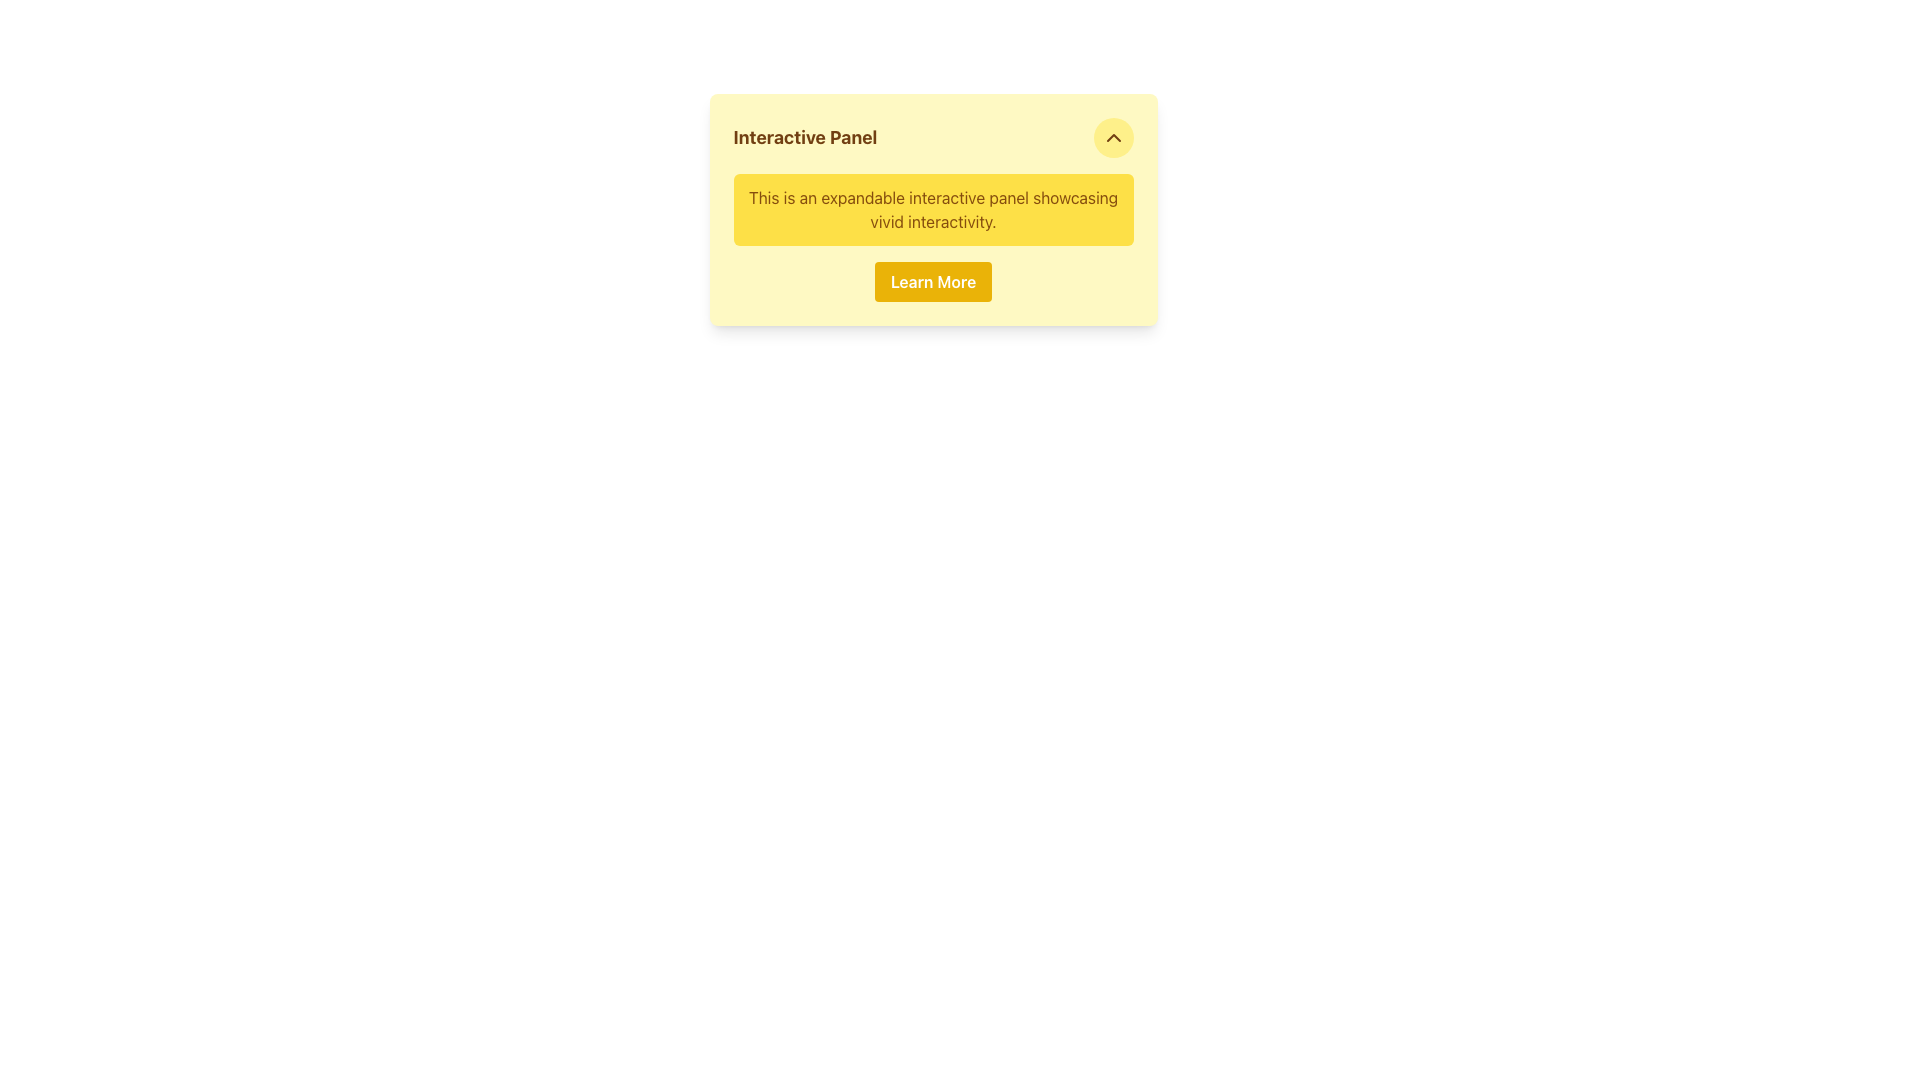 The width and height of the screenshot is (1920, 1080). What do you see at coordinates (932, 281) in the screenshot?
I see `the yellow button labeled 'Learn More' that is centered at the bottom of the interactive panel` at bounding box center [932, 281].